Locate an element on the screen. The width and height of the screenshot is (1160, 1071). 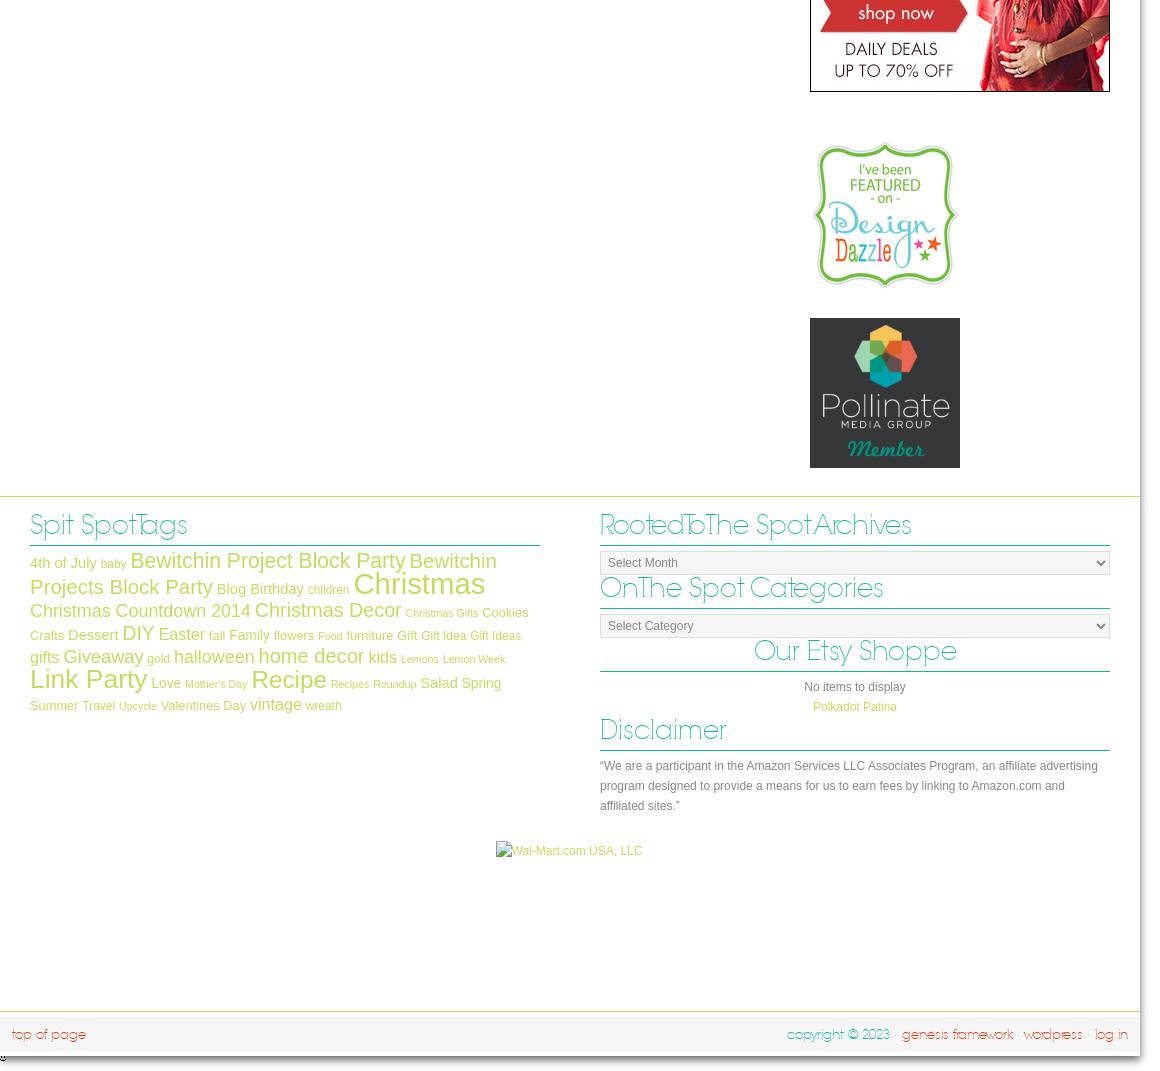
'Summer' is located at coordinates (54, 705).